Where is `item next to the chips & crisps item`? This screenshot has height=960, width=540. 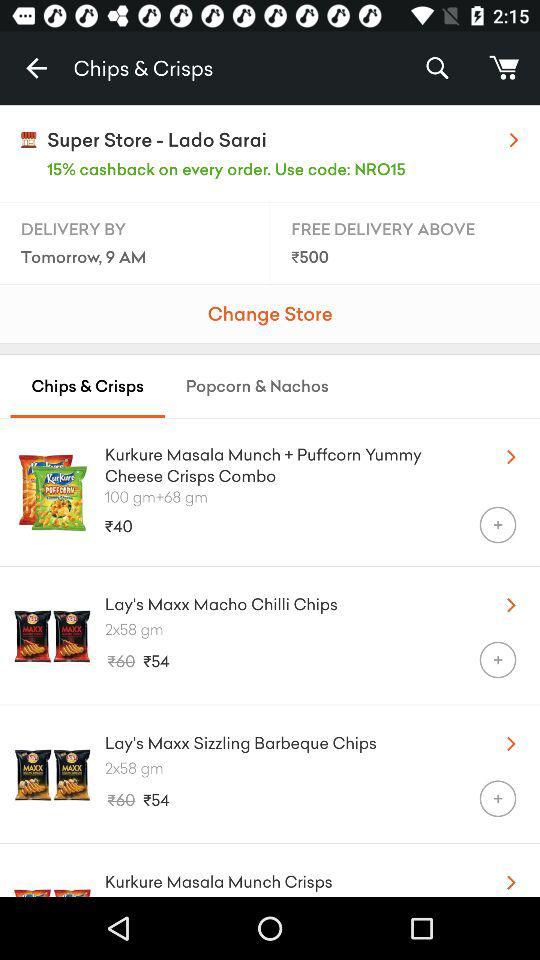 item next to the chips & crisps item is located at coordinates (36, 68).